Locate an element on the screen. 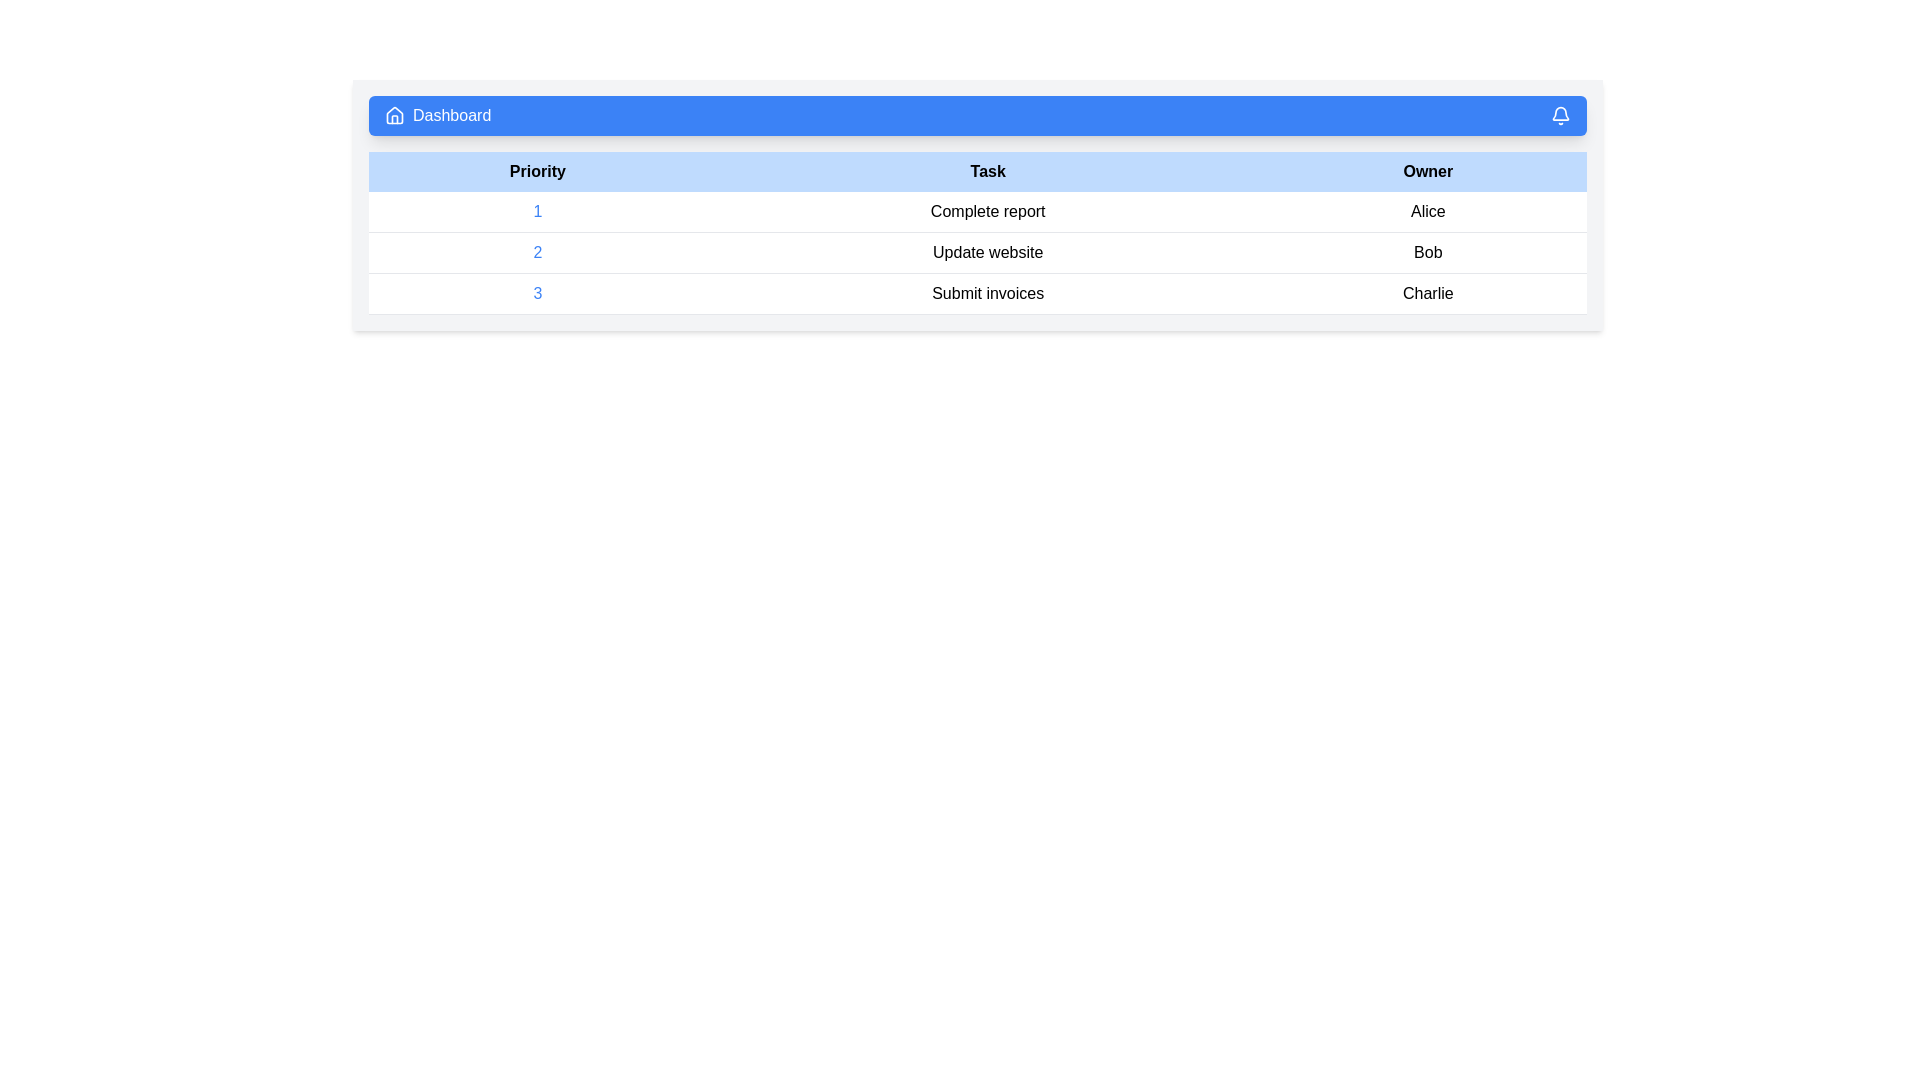 The image size is (1920, 1080). the first task entry is located at coordinates (978, 212).